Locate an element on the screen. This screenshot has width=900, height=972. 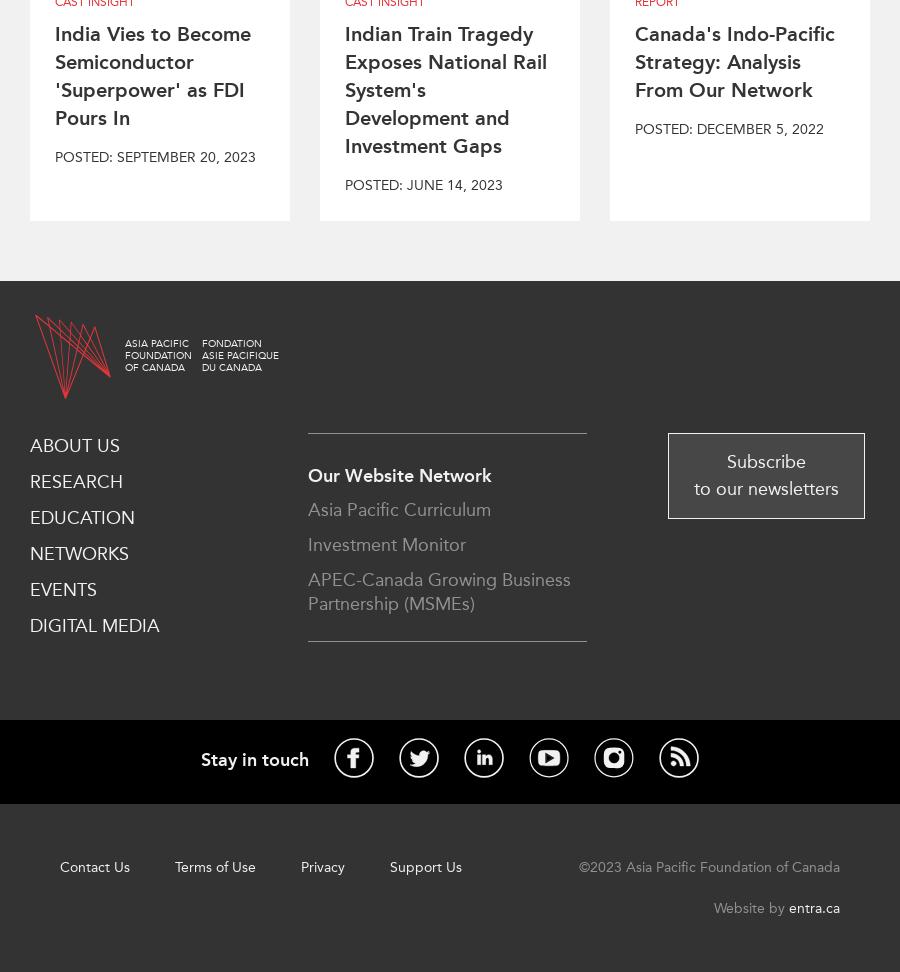
'Our Website Network' is located at coordinates (399, 474).